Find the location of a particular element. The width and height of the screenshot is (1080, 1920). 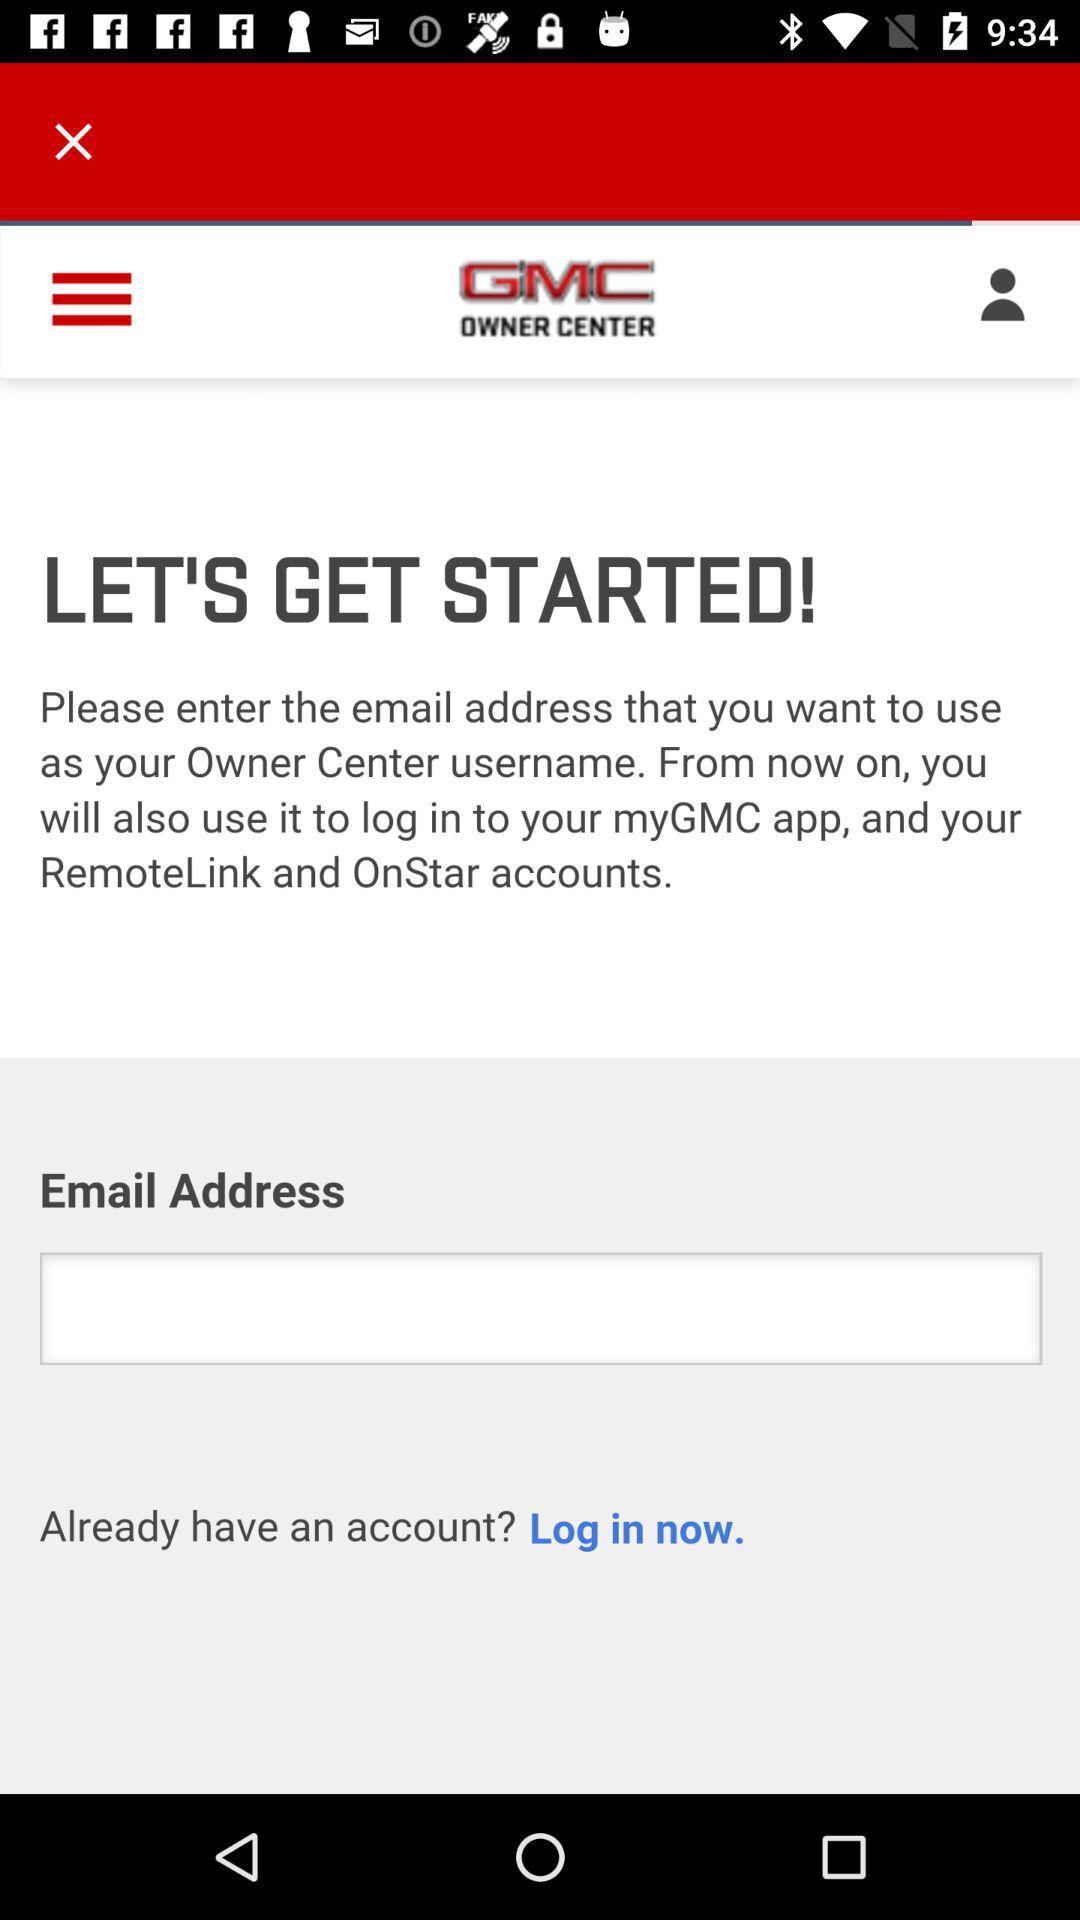

the close icon is located at coordinates (72, 140).